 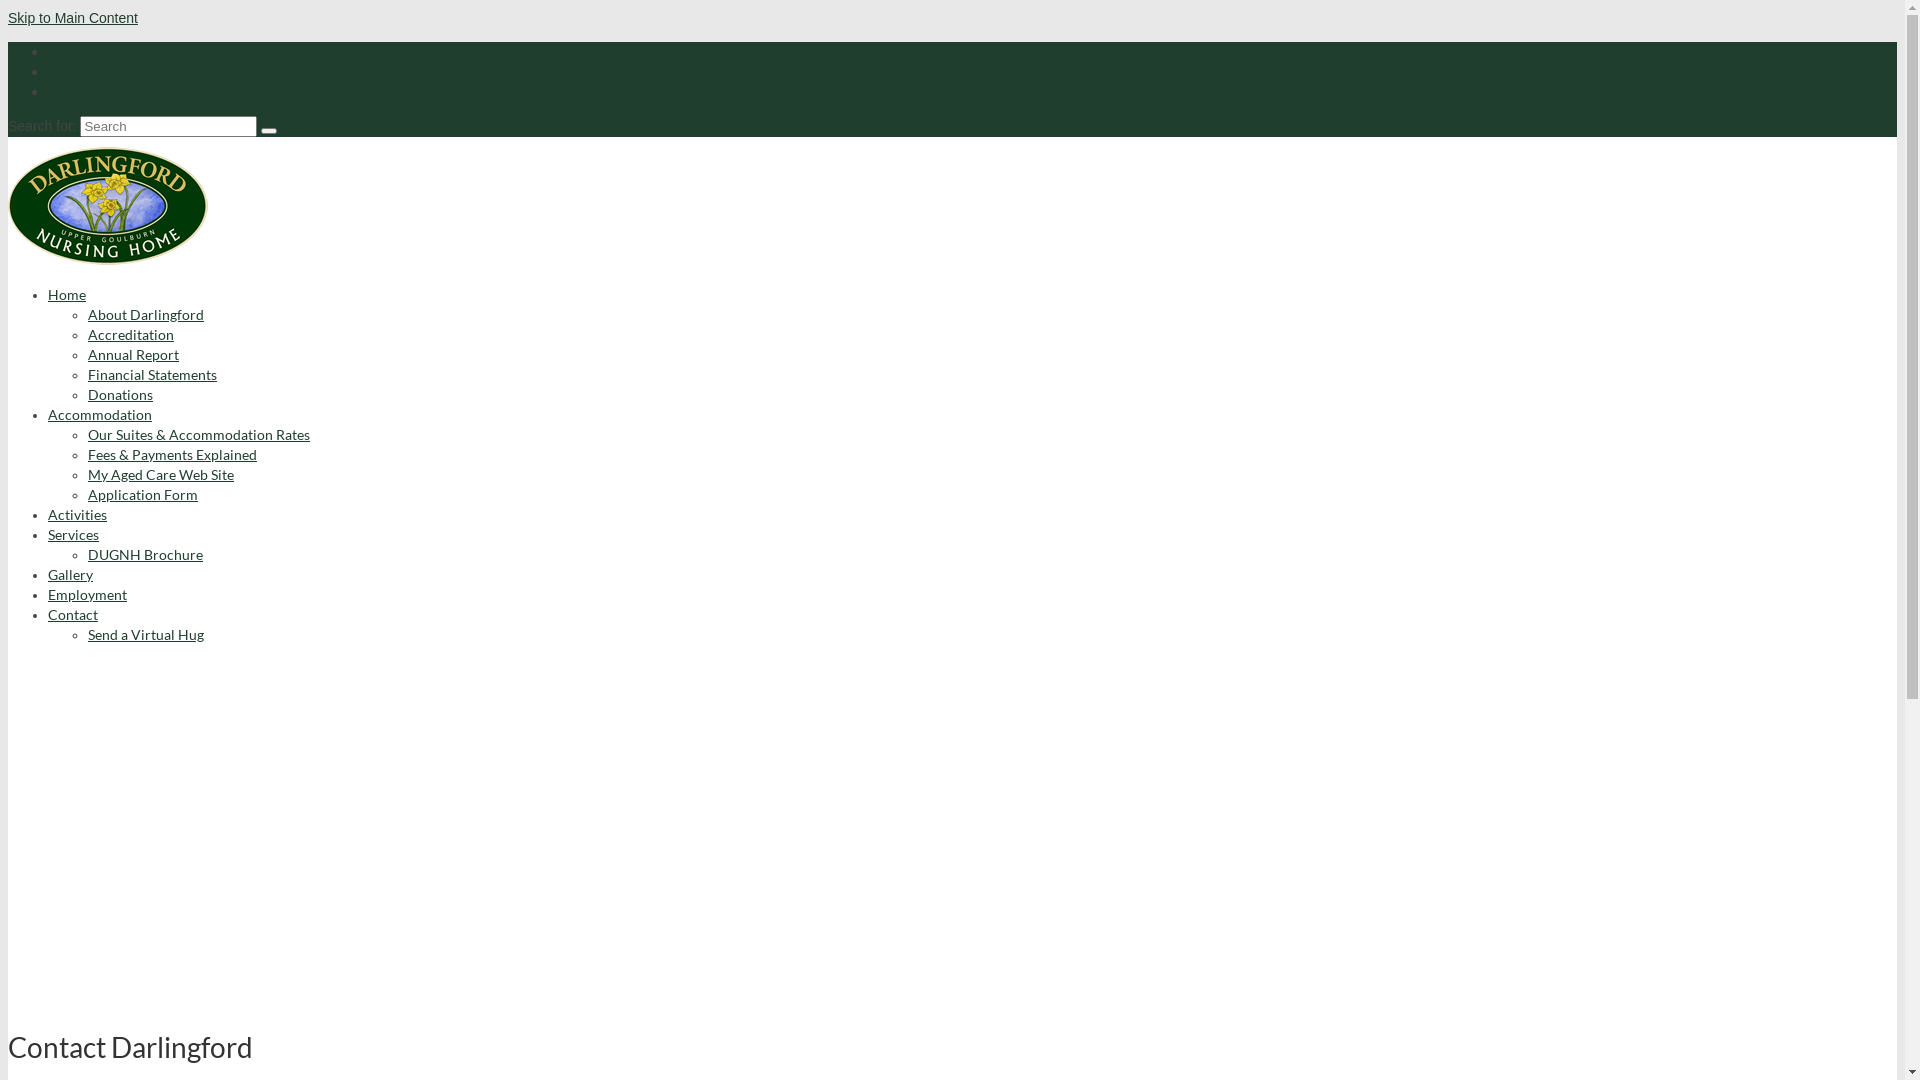 I want to click on 'Donations', so click(x=119, y=394).